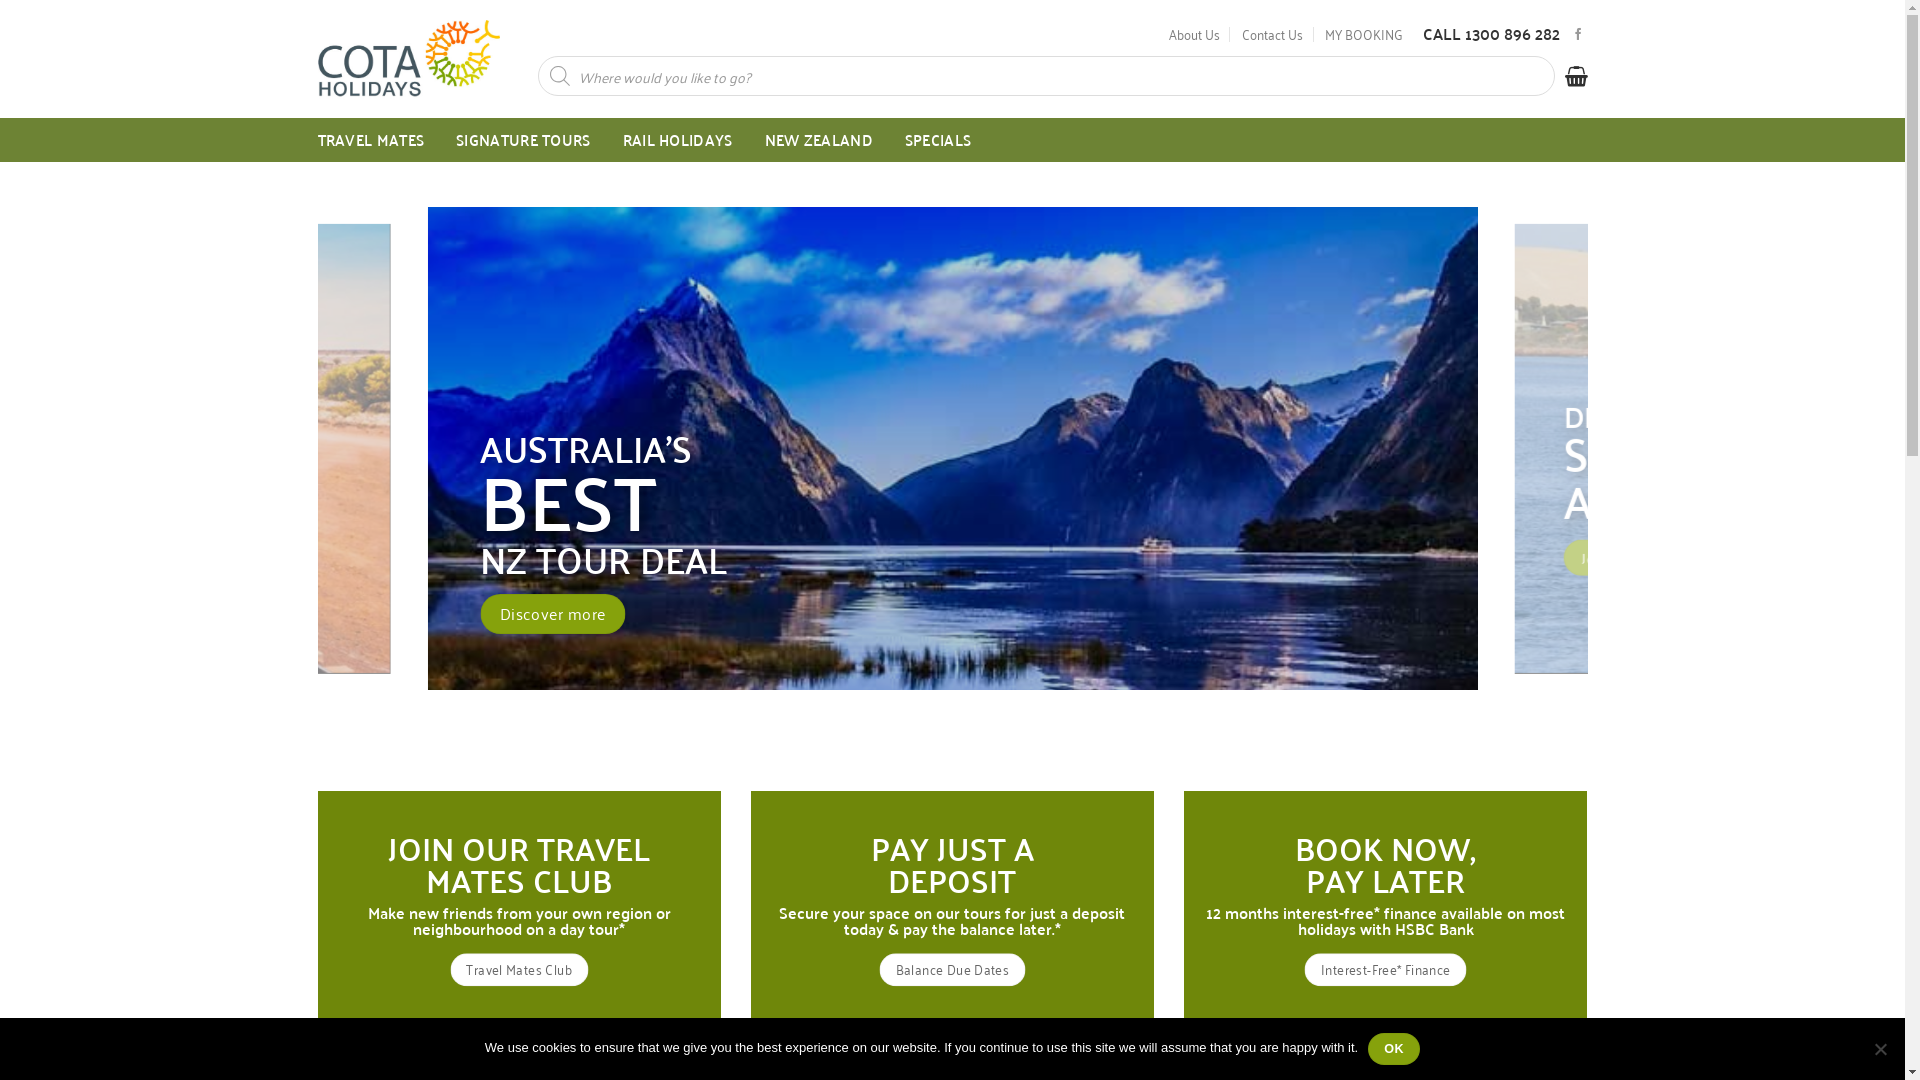 The width and height of the screenshot is (1920, 1080). What do you see at coordinates (411, 59) in the screenshot?
I see `'COTA Holidays - Come gallivanting with us!'` at bounding box center [411, 59].